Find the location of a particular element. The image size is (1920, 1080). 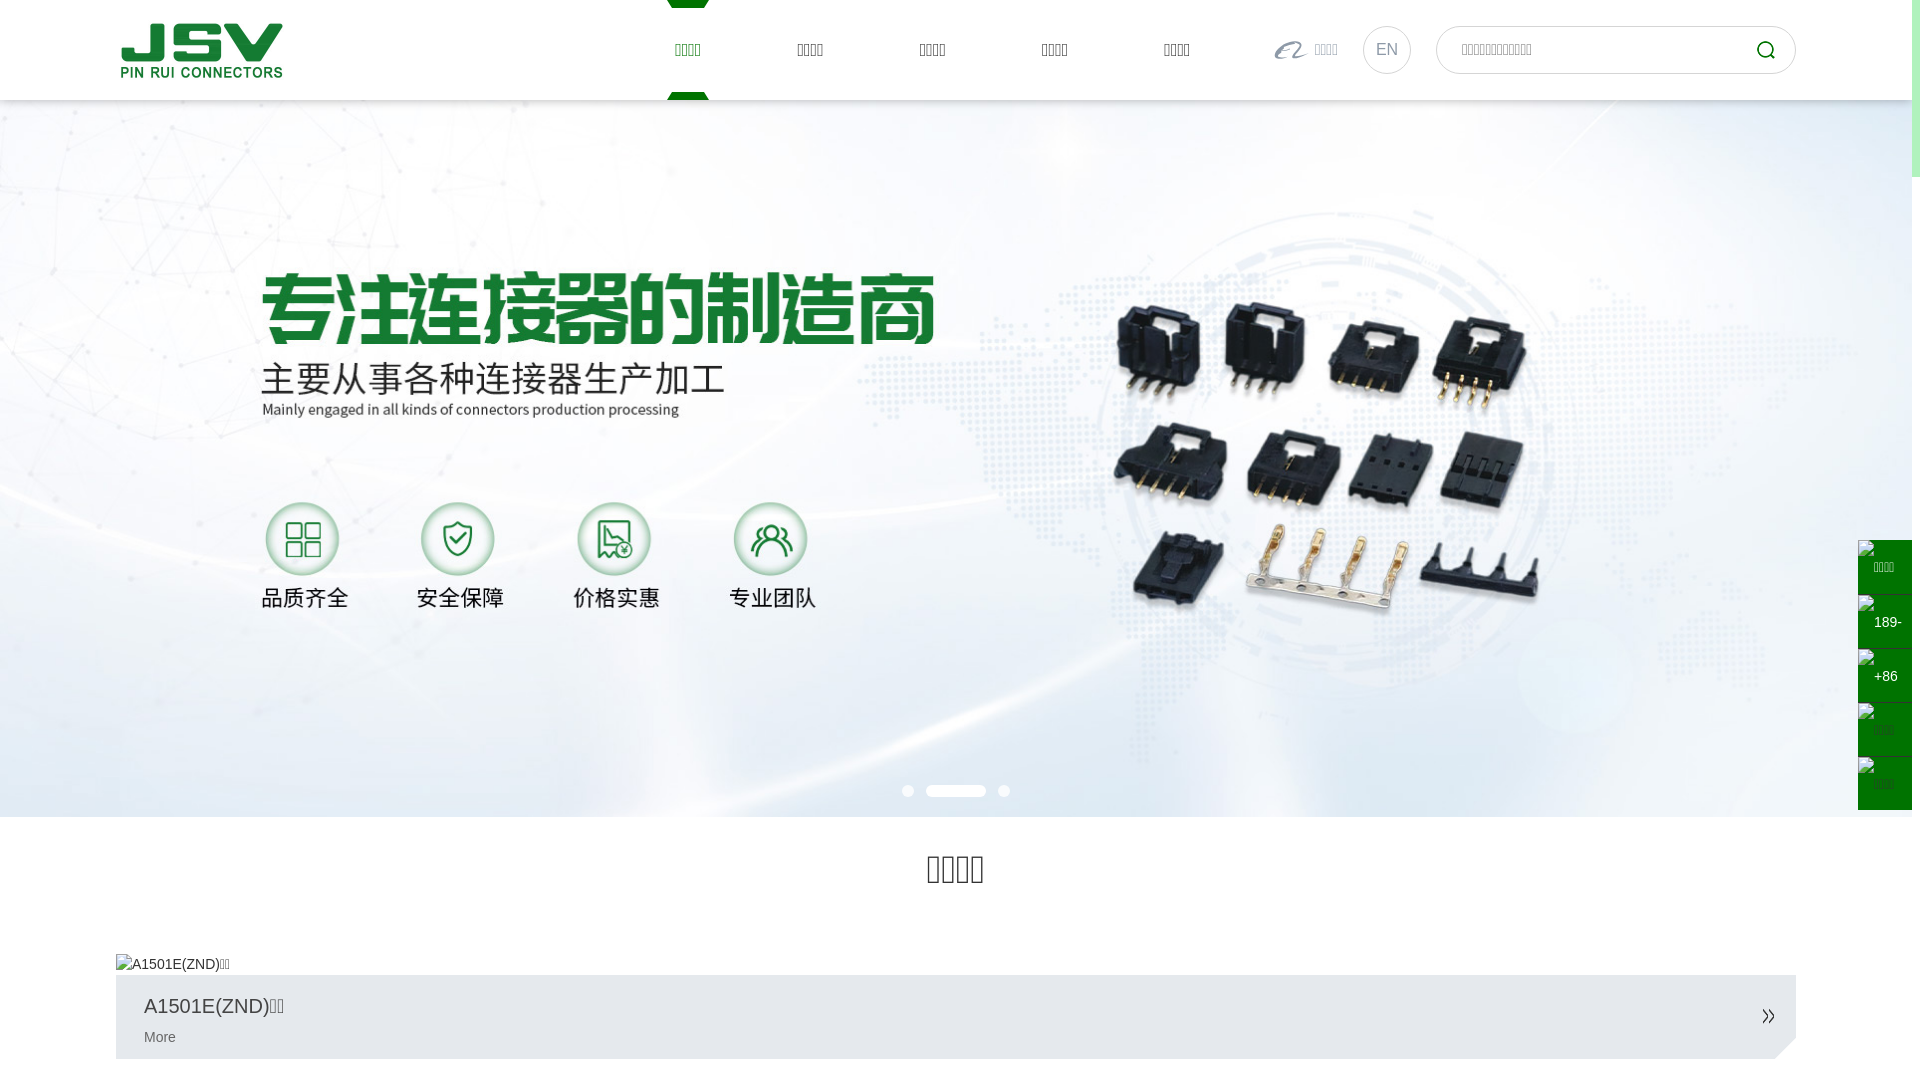

'EN' is located at coordinates (1386, 49).